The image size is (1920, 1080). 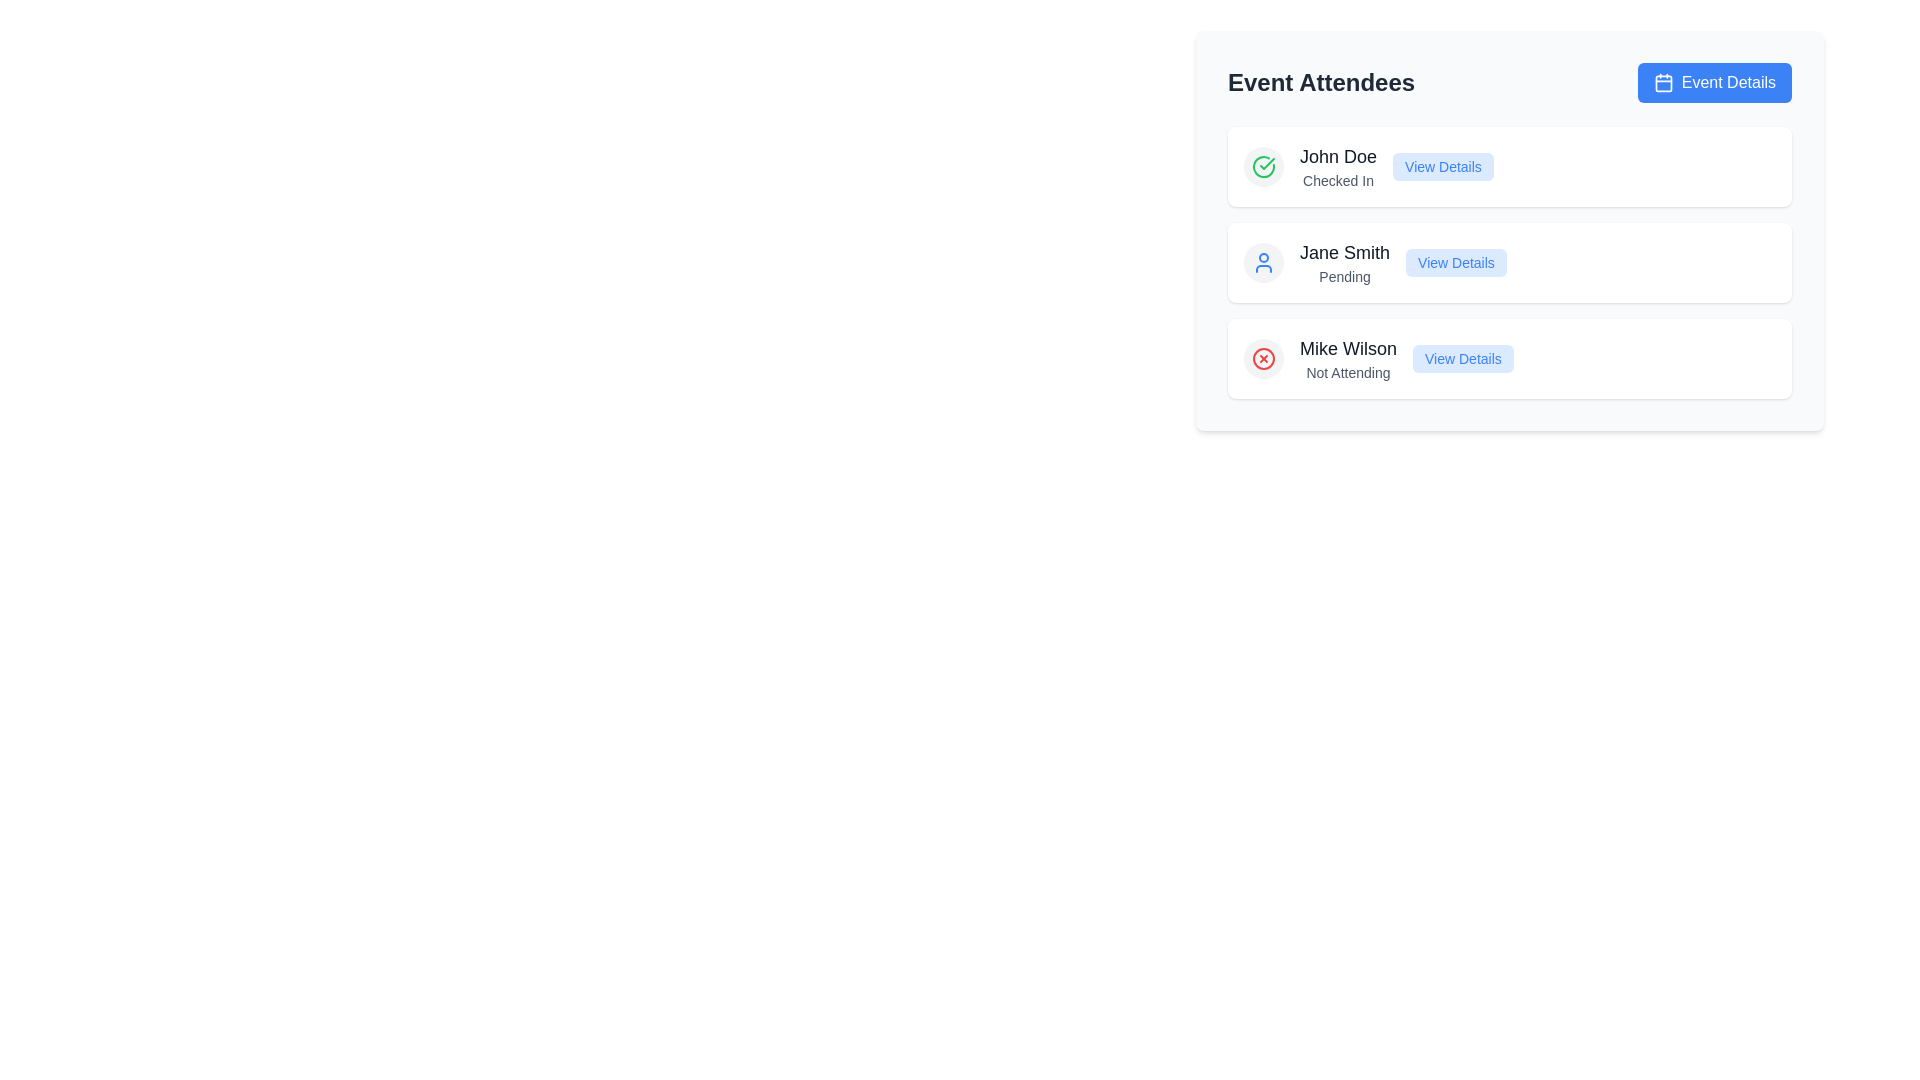 I want to click on the status indicator text label that shows 'John Doe' has checked into the event, located beneath the 'John Doe' text in the attendee list, so click(x=1338, y=181).